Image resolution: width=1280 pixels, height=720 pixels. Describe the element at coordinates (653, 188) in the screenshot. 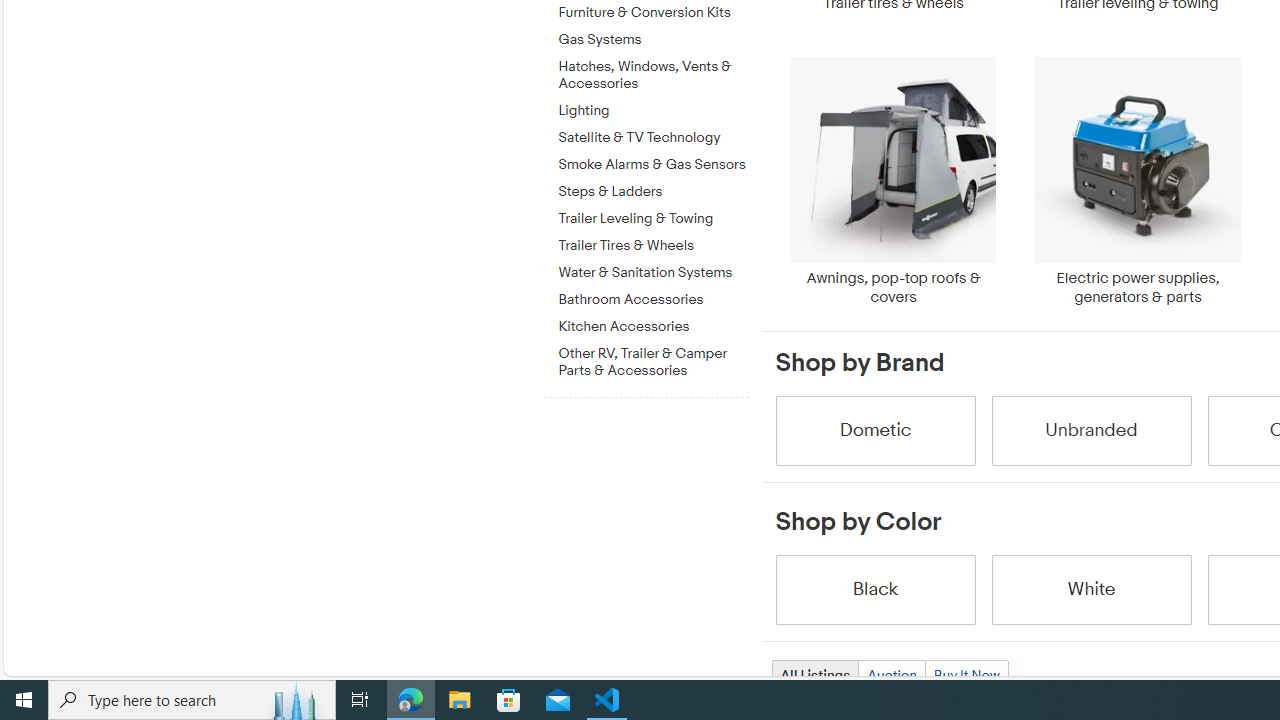

I see `'Steps & Ladders'` at that location.